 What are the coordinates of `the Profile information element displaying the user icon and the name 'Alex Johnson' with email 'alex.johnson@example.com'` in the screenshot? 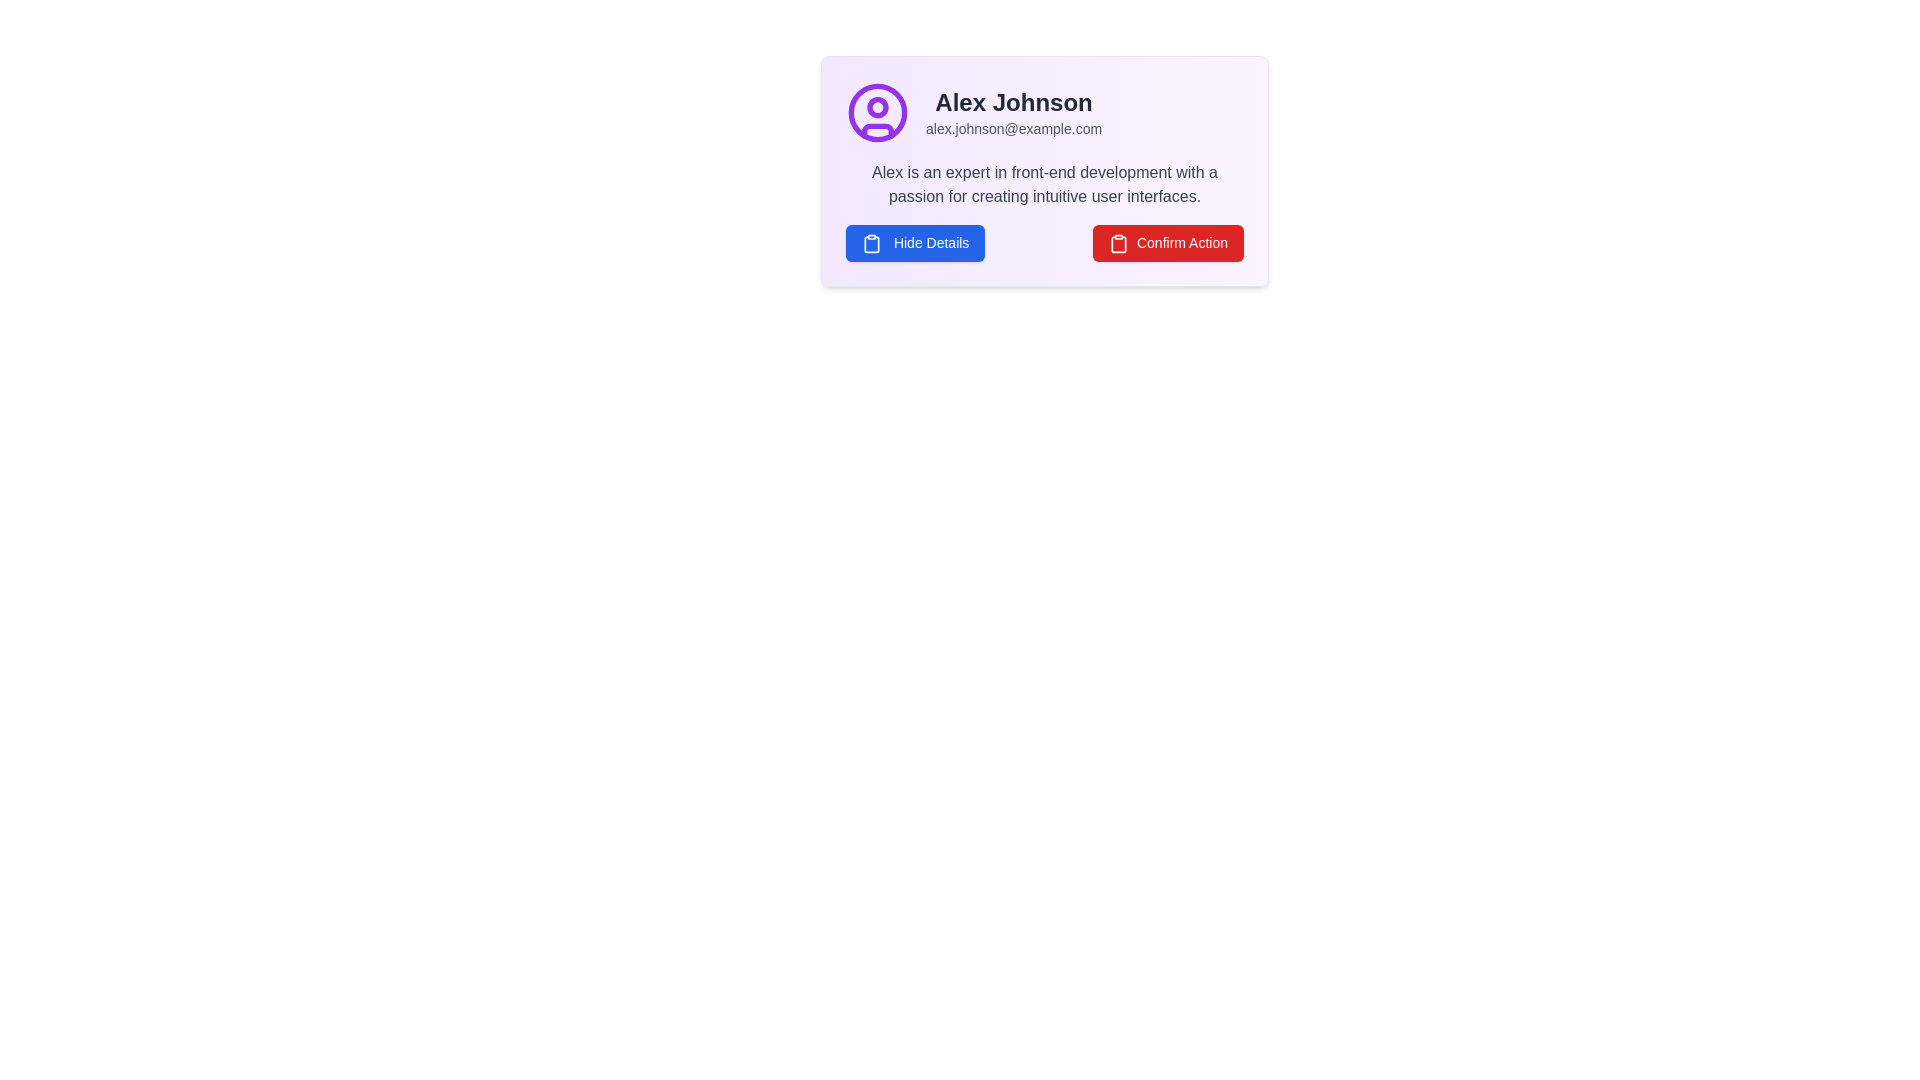 It's located at (1044, 112).